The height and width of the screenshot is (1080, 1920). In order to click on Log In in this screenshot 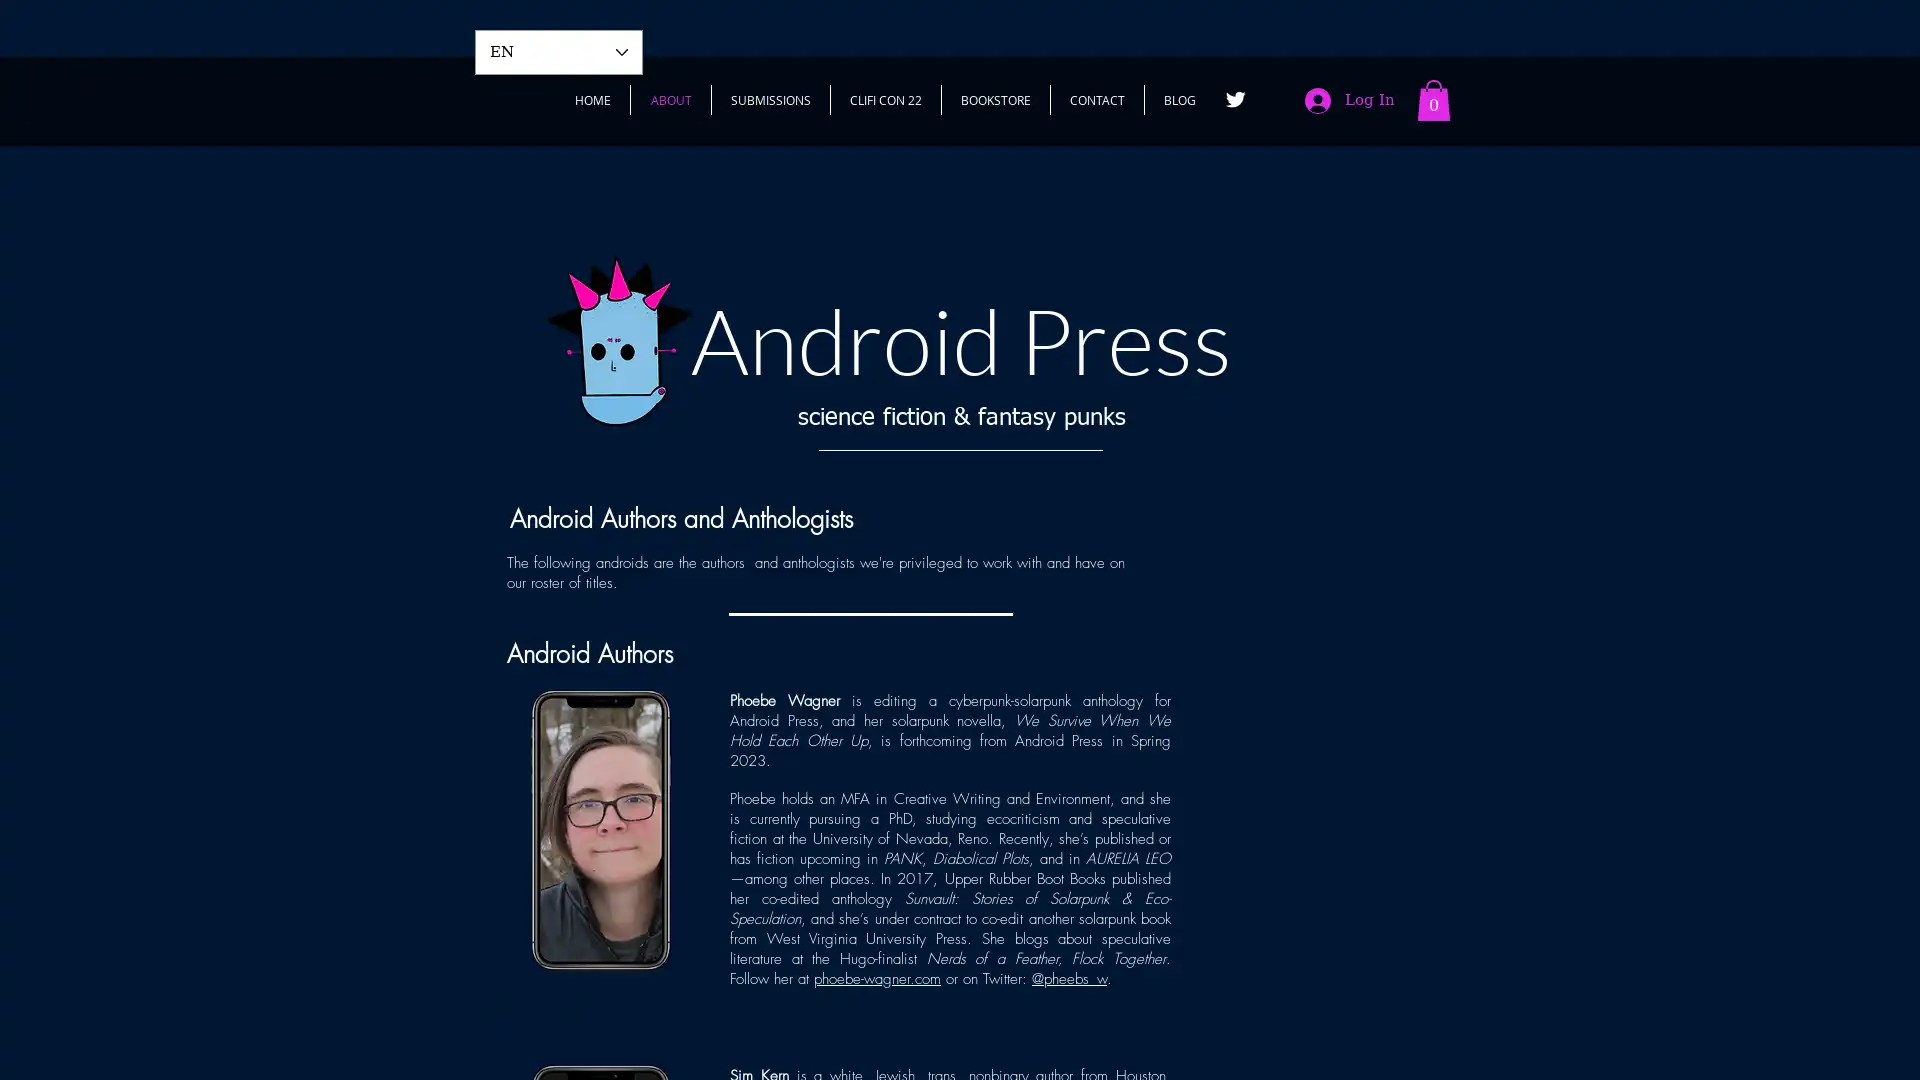, I will do `click(1349, 100)`.